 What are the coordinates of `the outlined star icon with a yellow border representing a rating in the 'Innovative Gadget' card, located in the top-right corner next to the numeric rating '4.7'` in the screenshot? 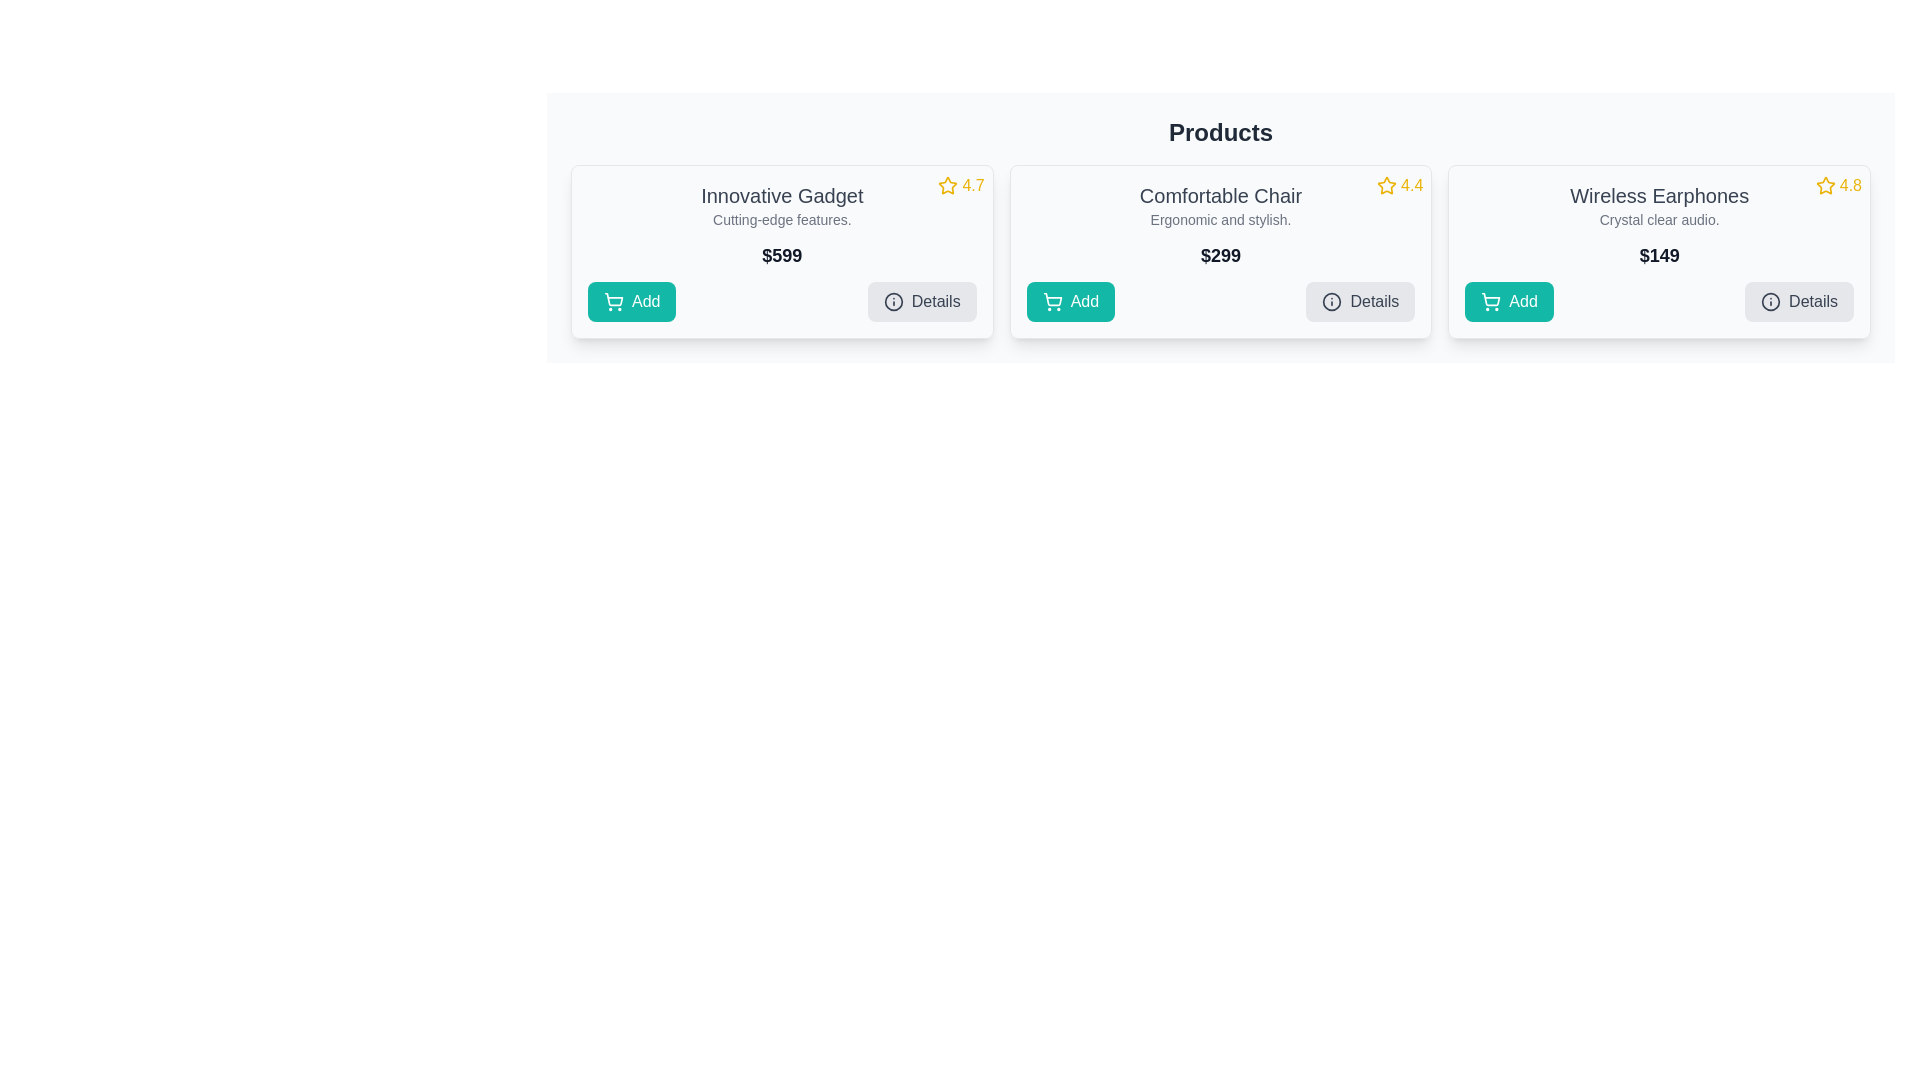 It's located at (947, 185).